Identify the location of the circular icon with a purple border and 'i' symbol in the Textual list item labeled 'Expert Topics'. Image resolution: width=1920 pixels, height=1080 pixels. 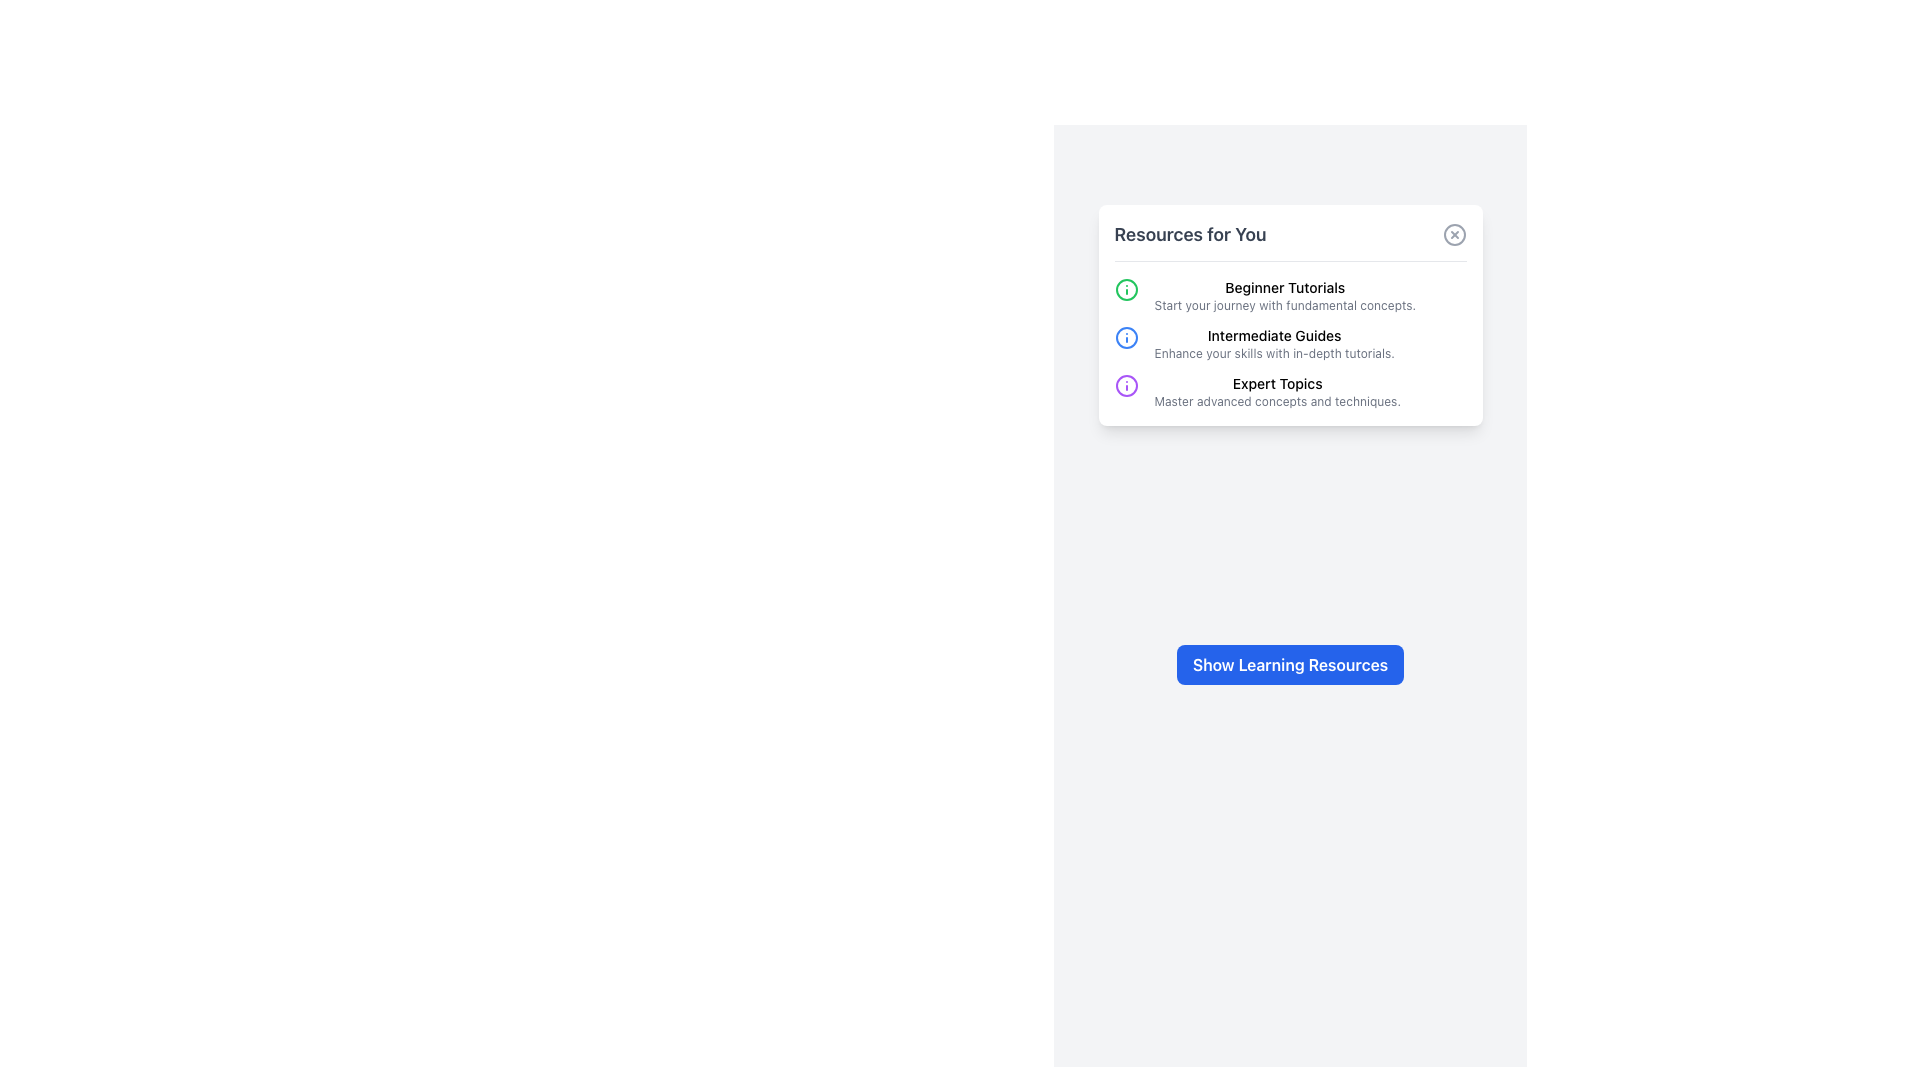
(1290, 392).